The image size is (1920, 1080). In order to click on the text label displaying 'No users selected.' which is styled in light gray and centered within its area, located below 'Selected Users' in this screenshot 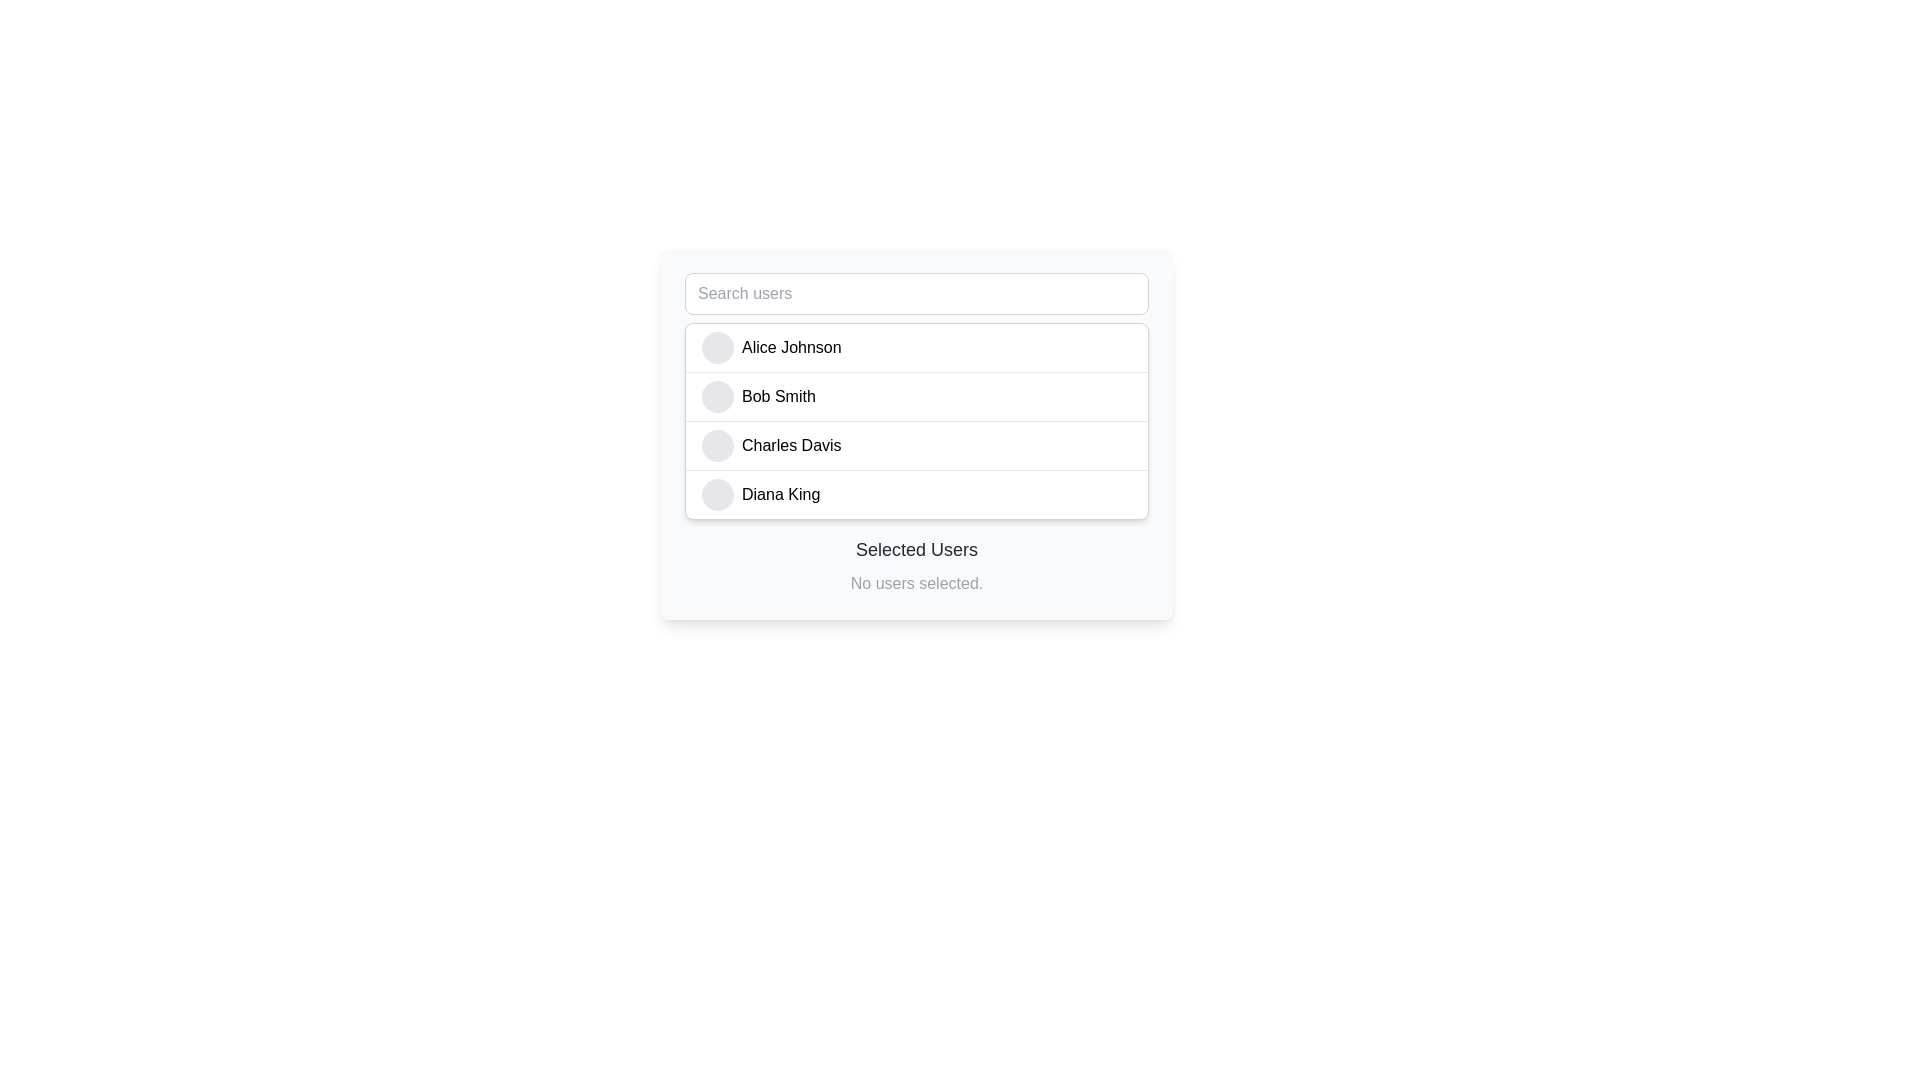, I will do `click(915, 583)`.